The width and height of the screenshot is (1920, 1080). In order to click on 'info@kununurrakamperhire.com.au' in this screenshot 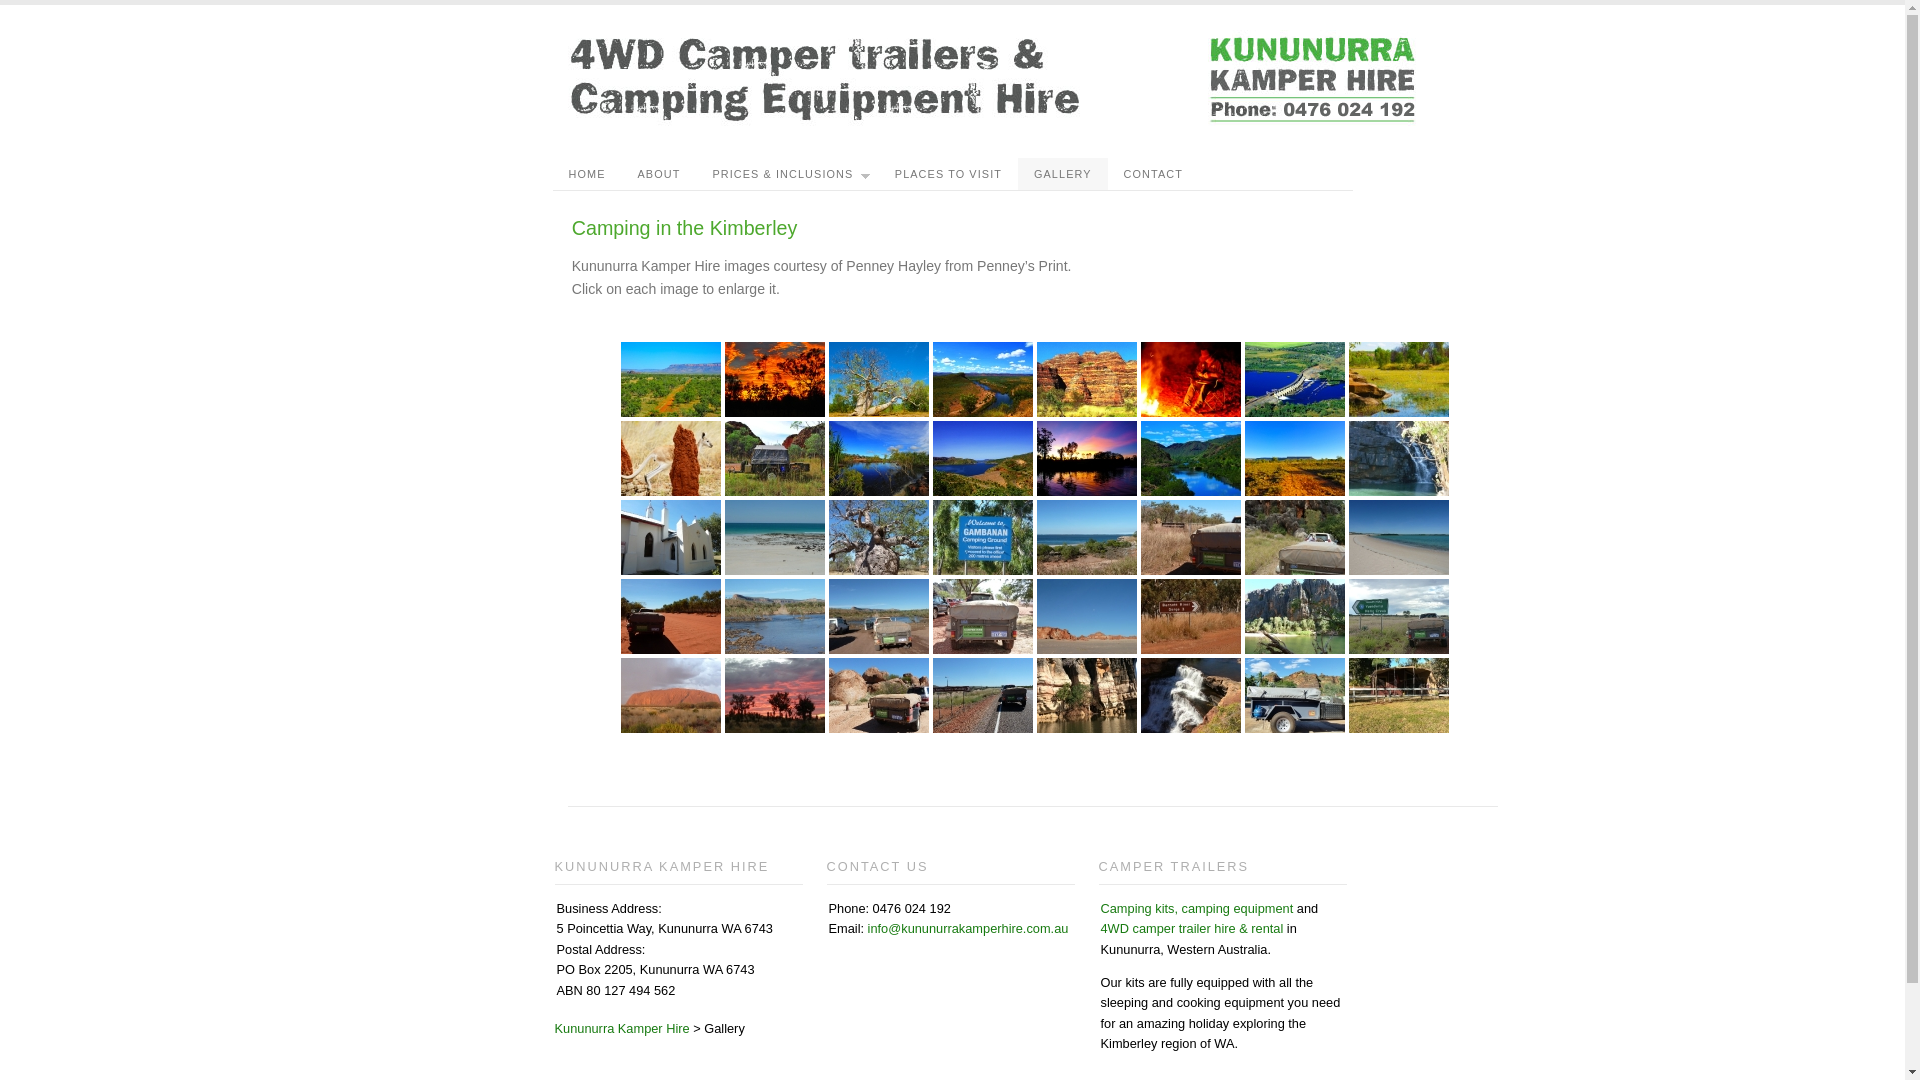, I will do `click(968, 928)`.